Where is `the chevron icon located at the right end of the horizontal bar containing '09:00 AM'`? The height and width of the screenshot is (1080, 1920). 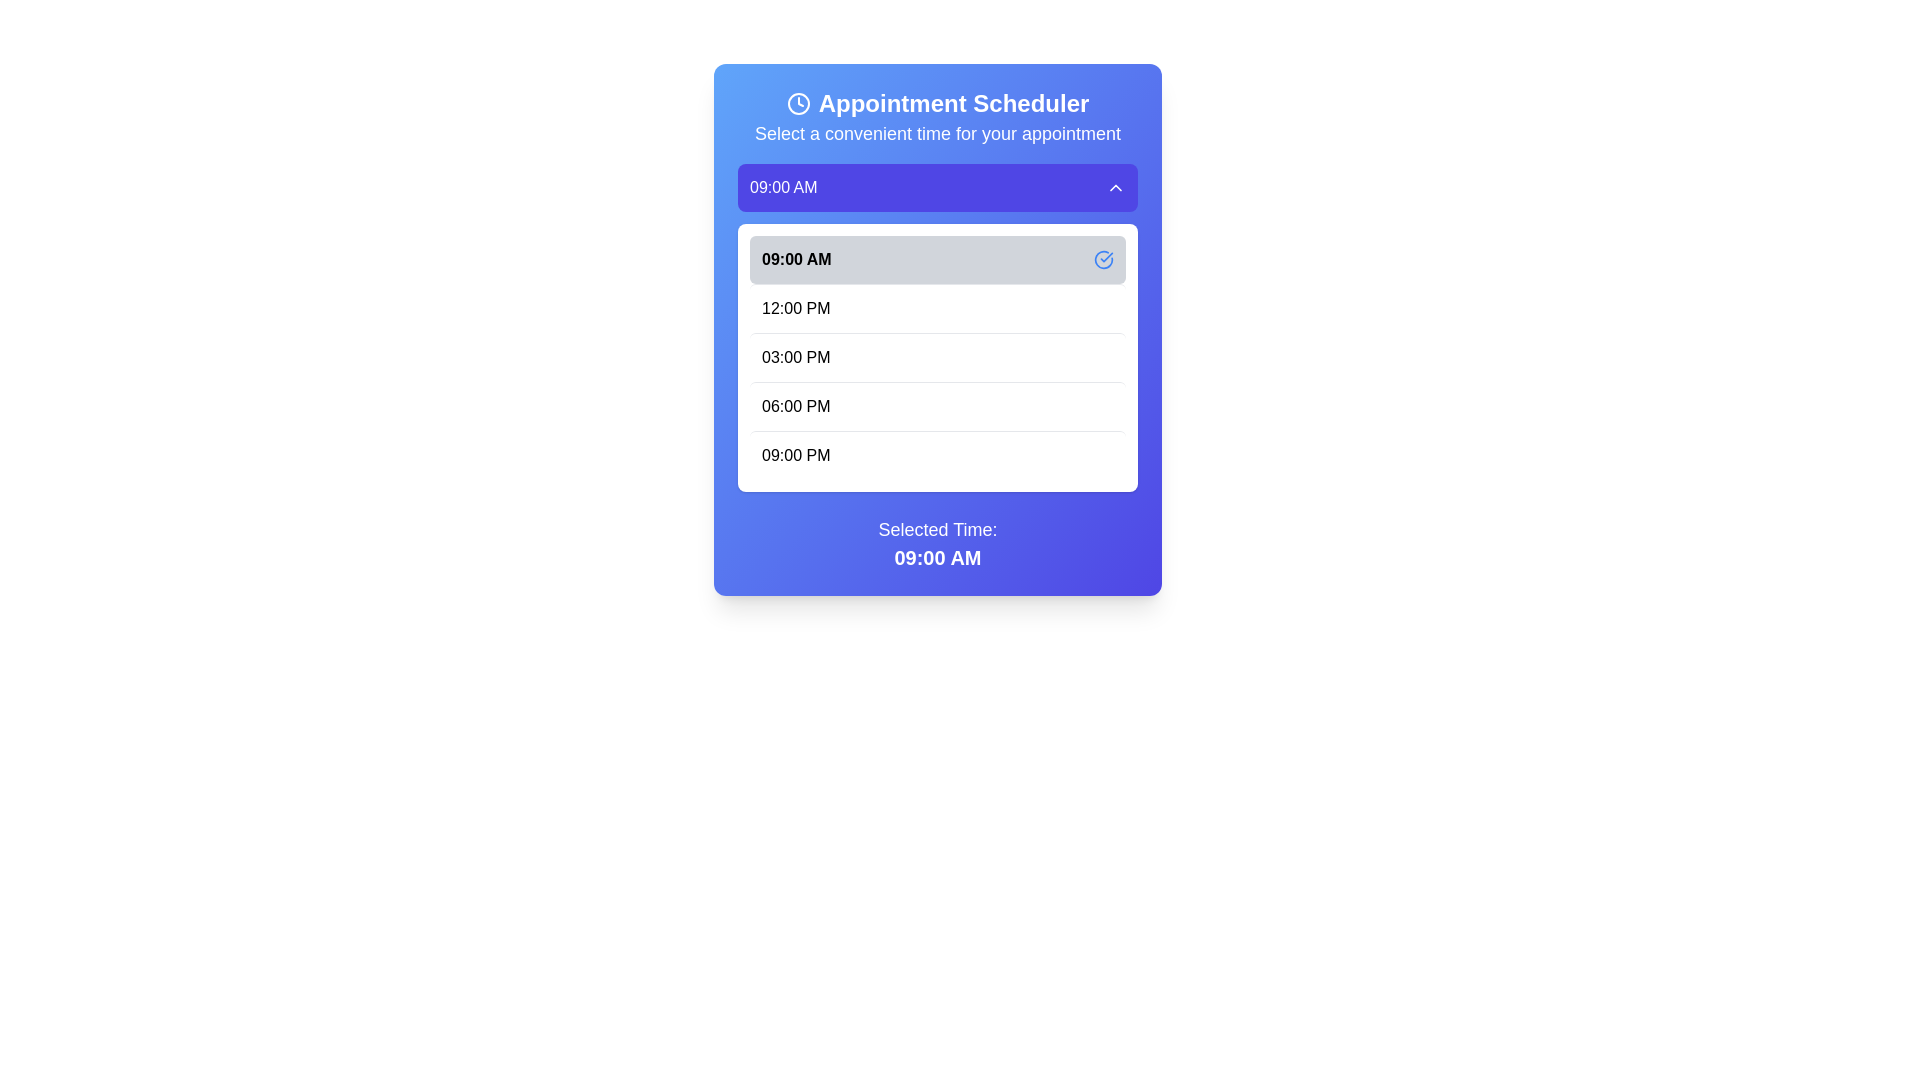 the chevron icon located at the right end of the horizontal bar containing '09:00 AM' is located at coordinates (1115, 188).